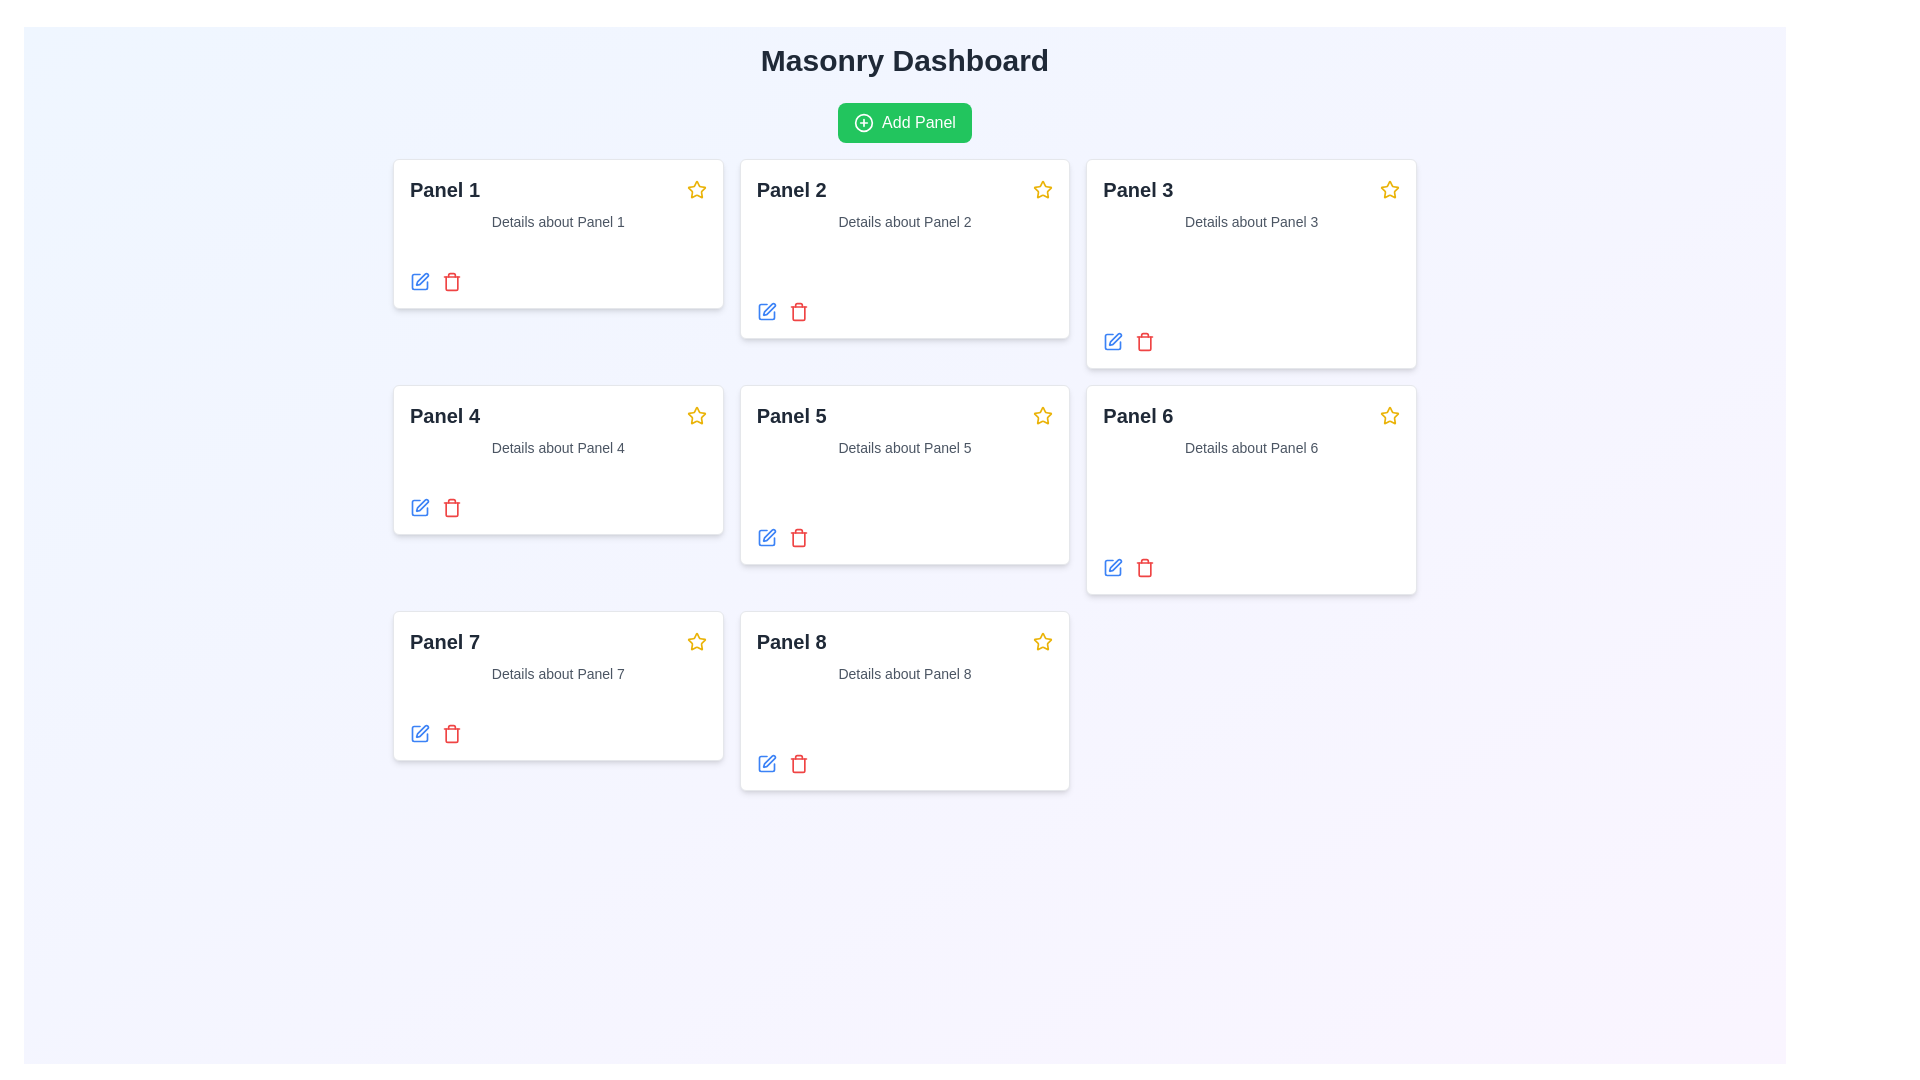  What do you see at coordinates (419, 281) in the screenshot?
I see `the edit button located in the first column under 'Panel 1'` at bounding box center [419, 281].